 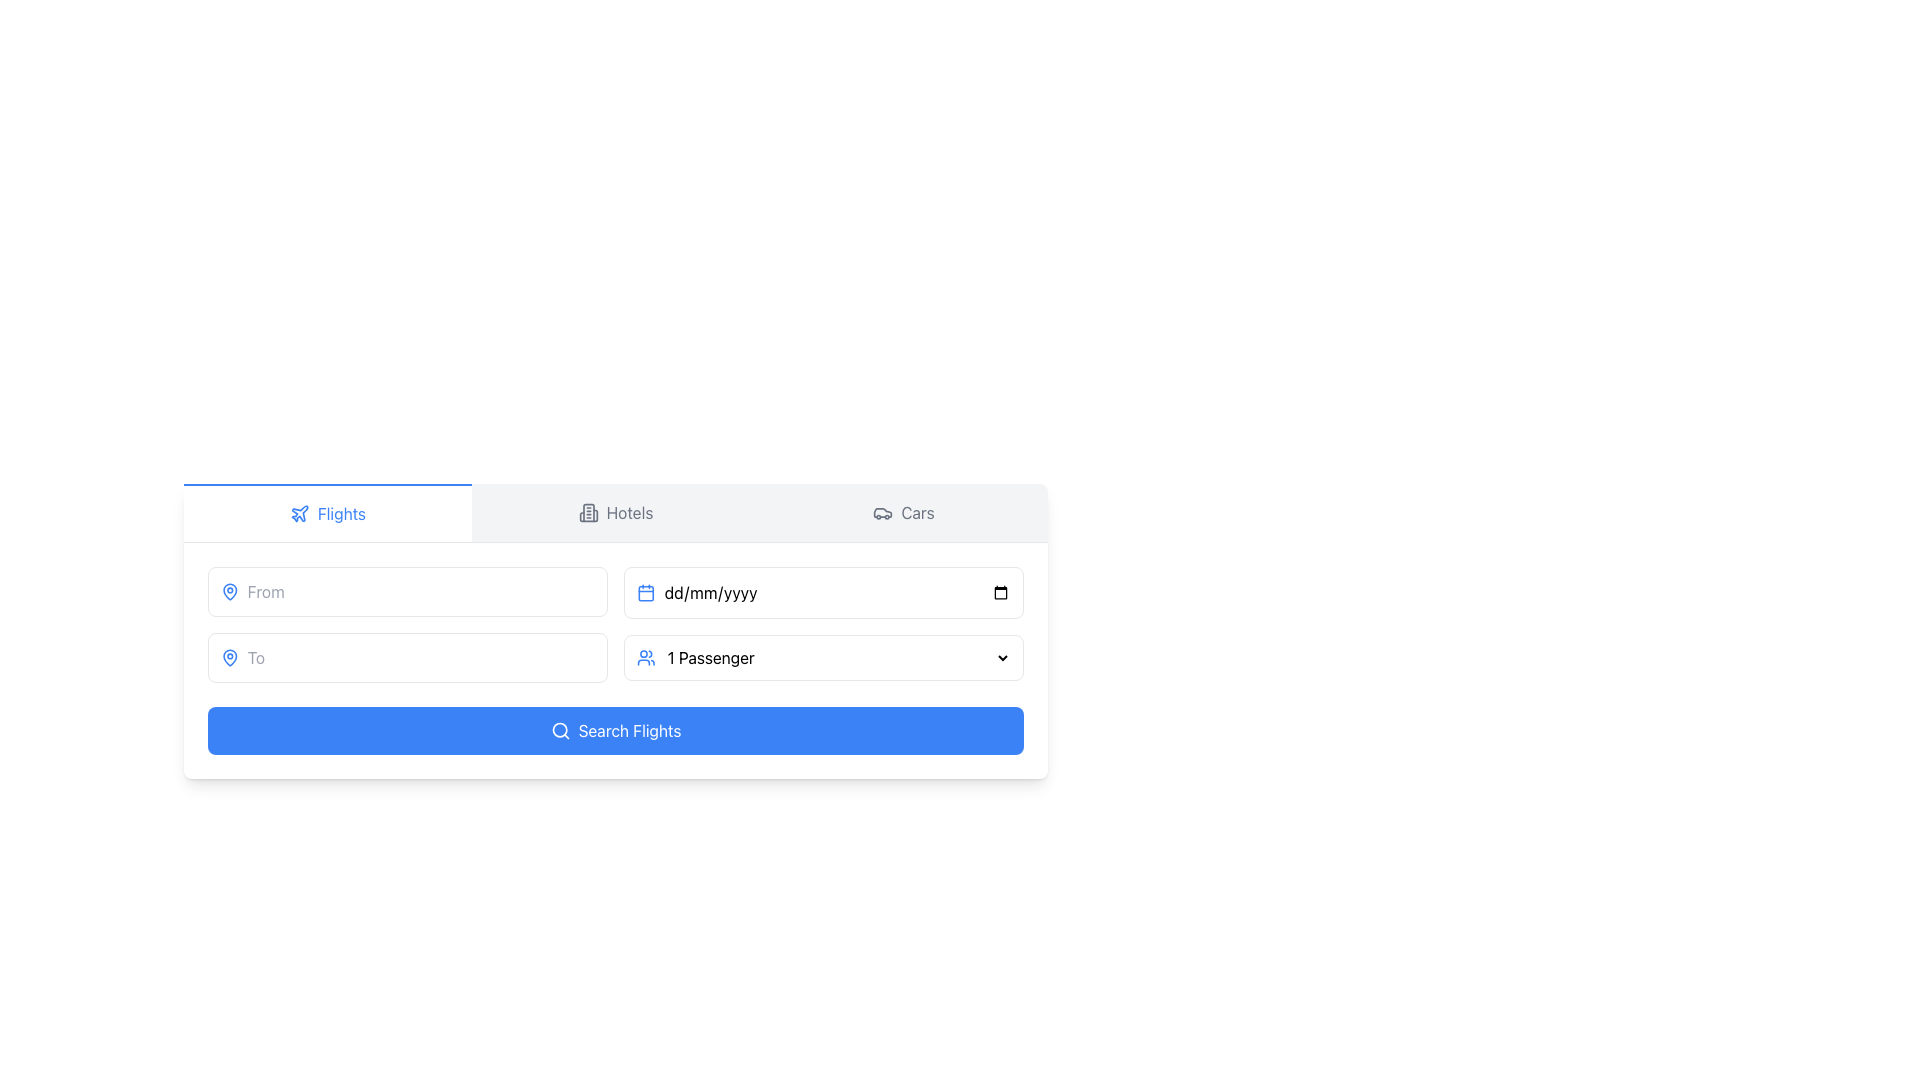 I want to click on the 'Cars' text label located in the horizontal navigation bar at the top of the form interface, so click(x=916, y=512).